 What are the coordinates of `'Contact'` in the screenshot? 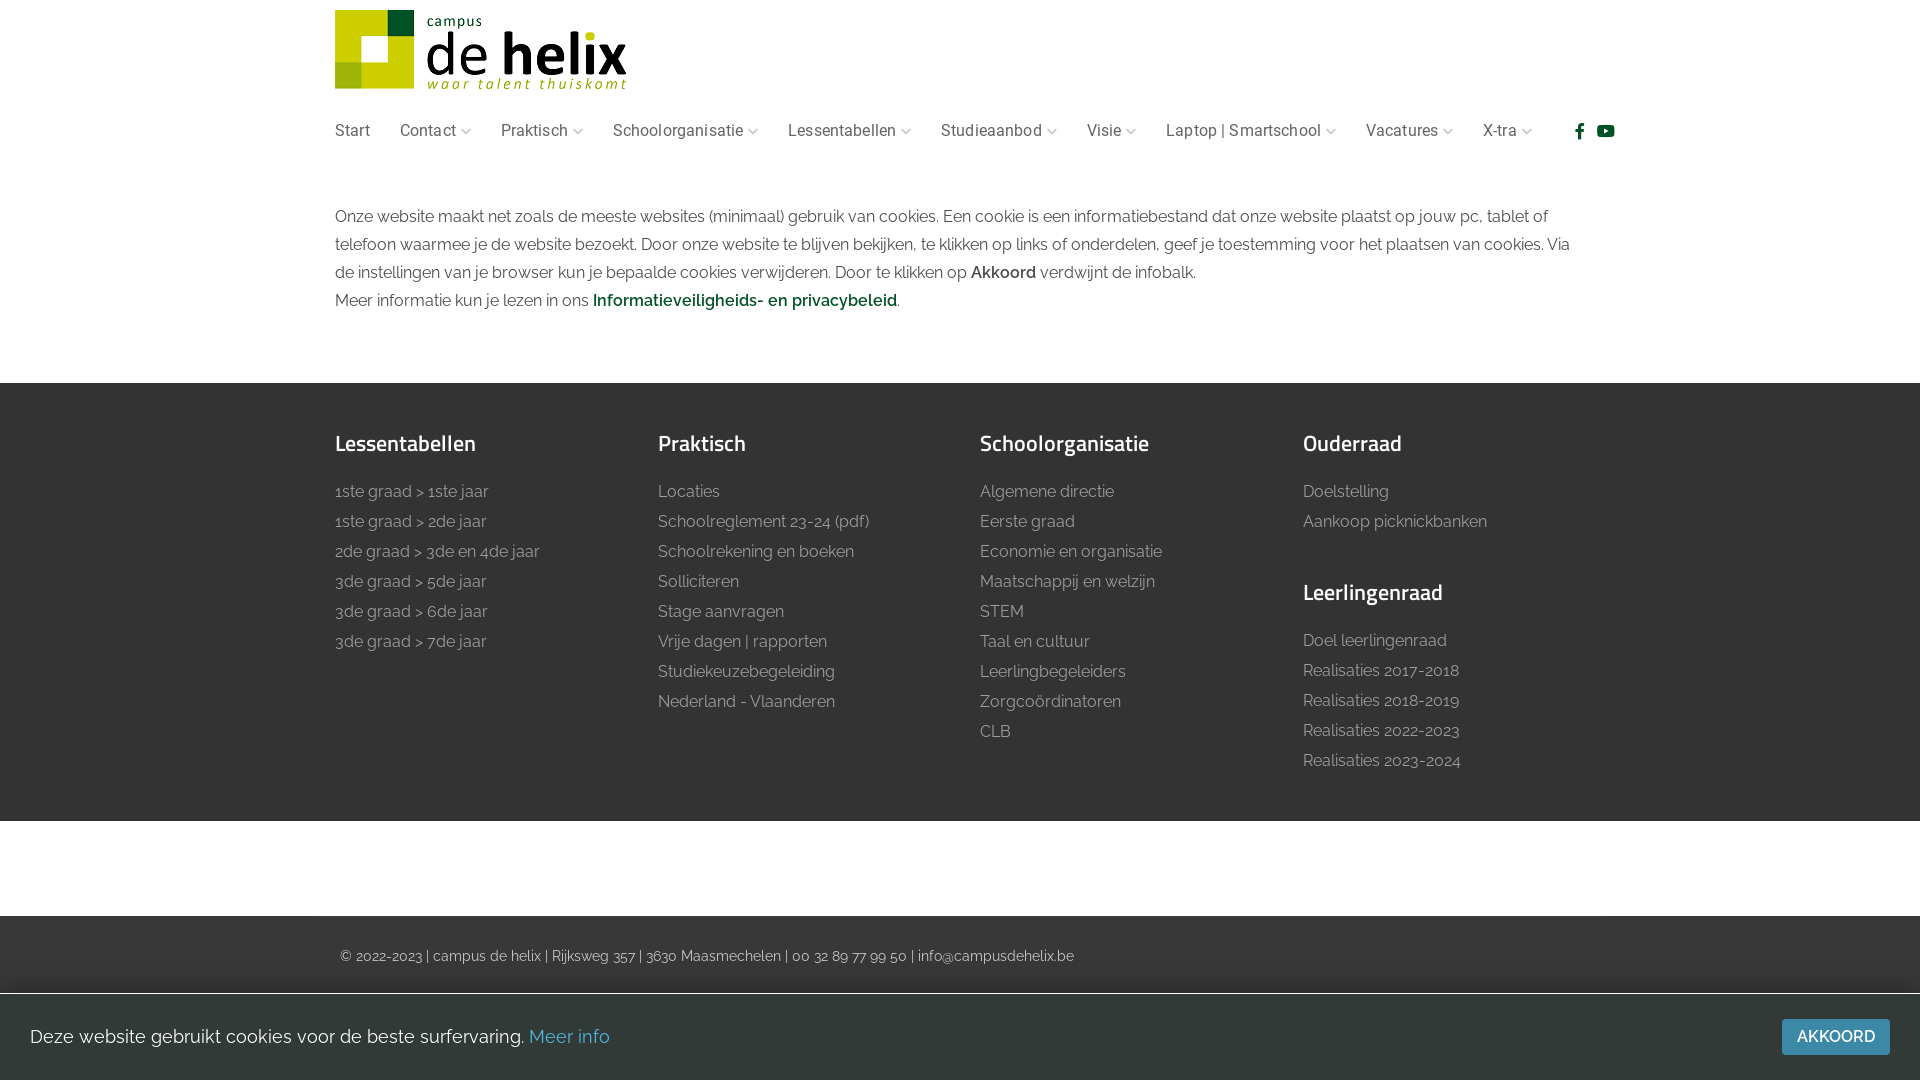 It's located at (434, 130).